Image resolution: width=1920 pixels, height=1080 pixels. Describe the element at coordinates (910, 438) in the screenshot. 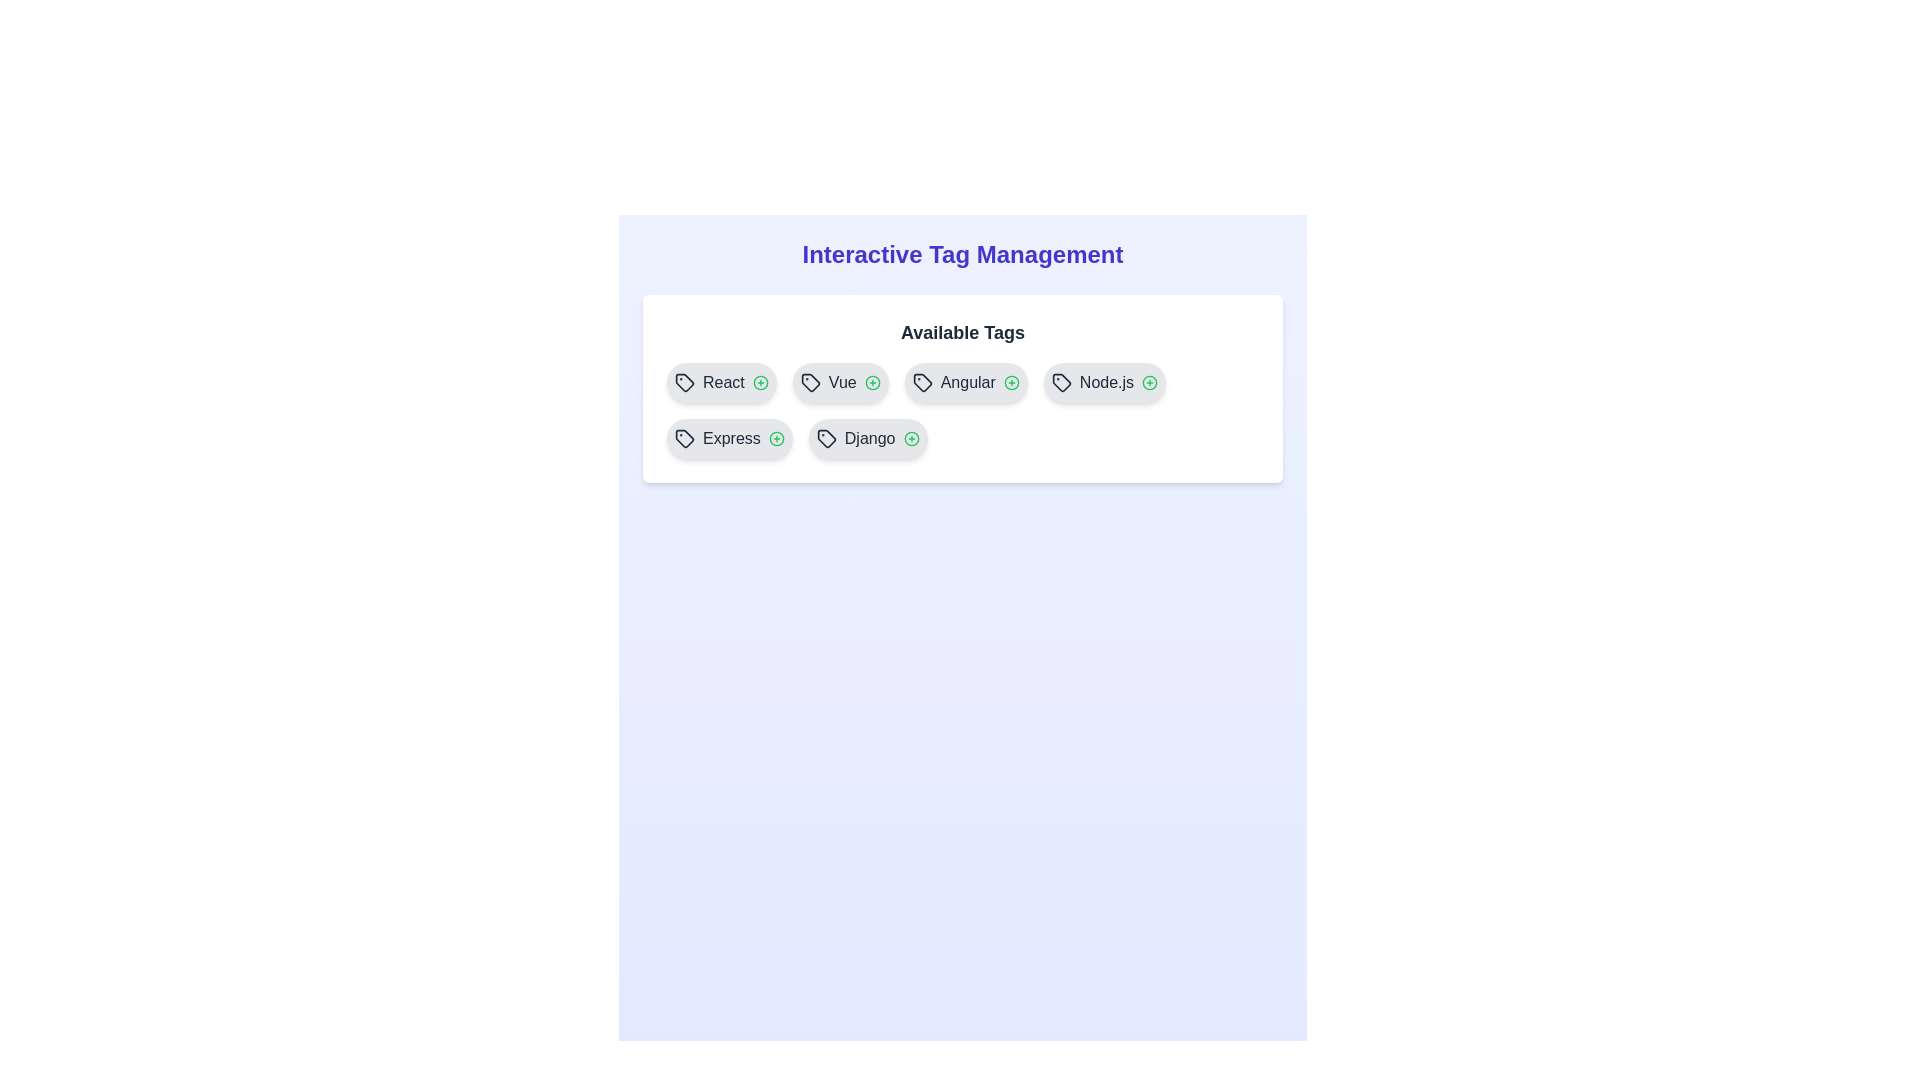

I see `the SVG circle visual component that is part of the icon indicating a functional action related to the Django tag` at that location.